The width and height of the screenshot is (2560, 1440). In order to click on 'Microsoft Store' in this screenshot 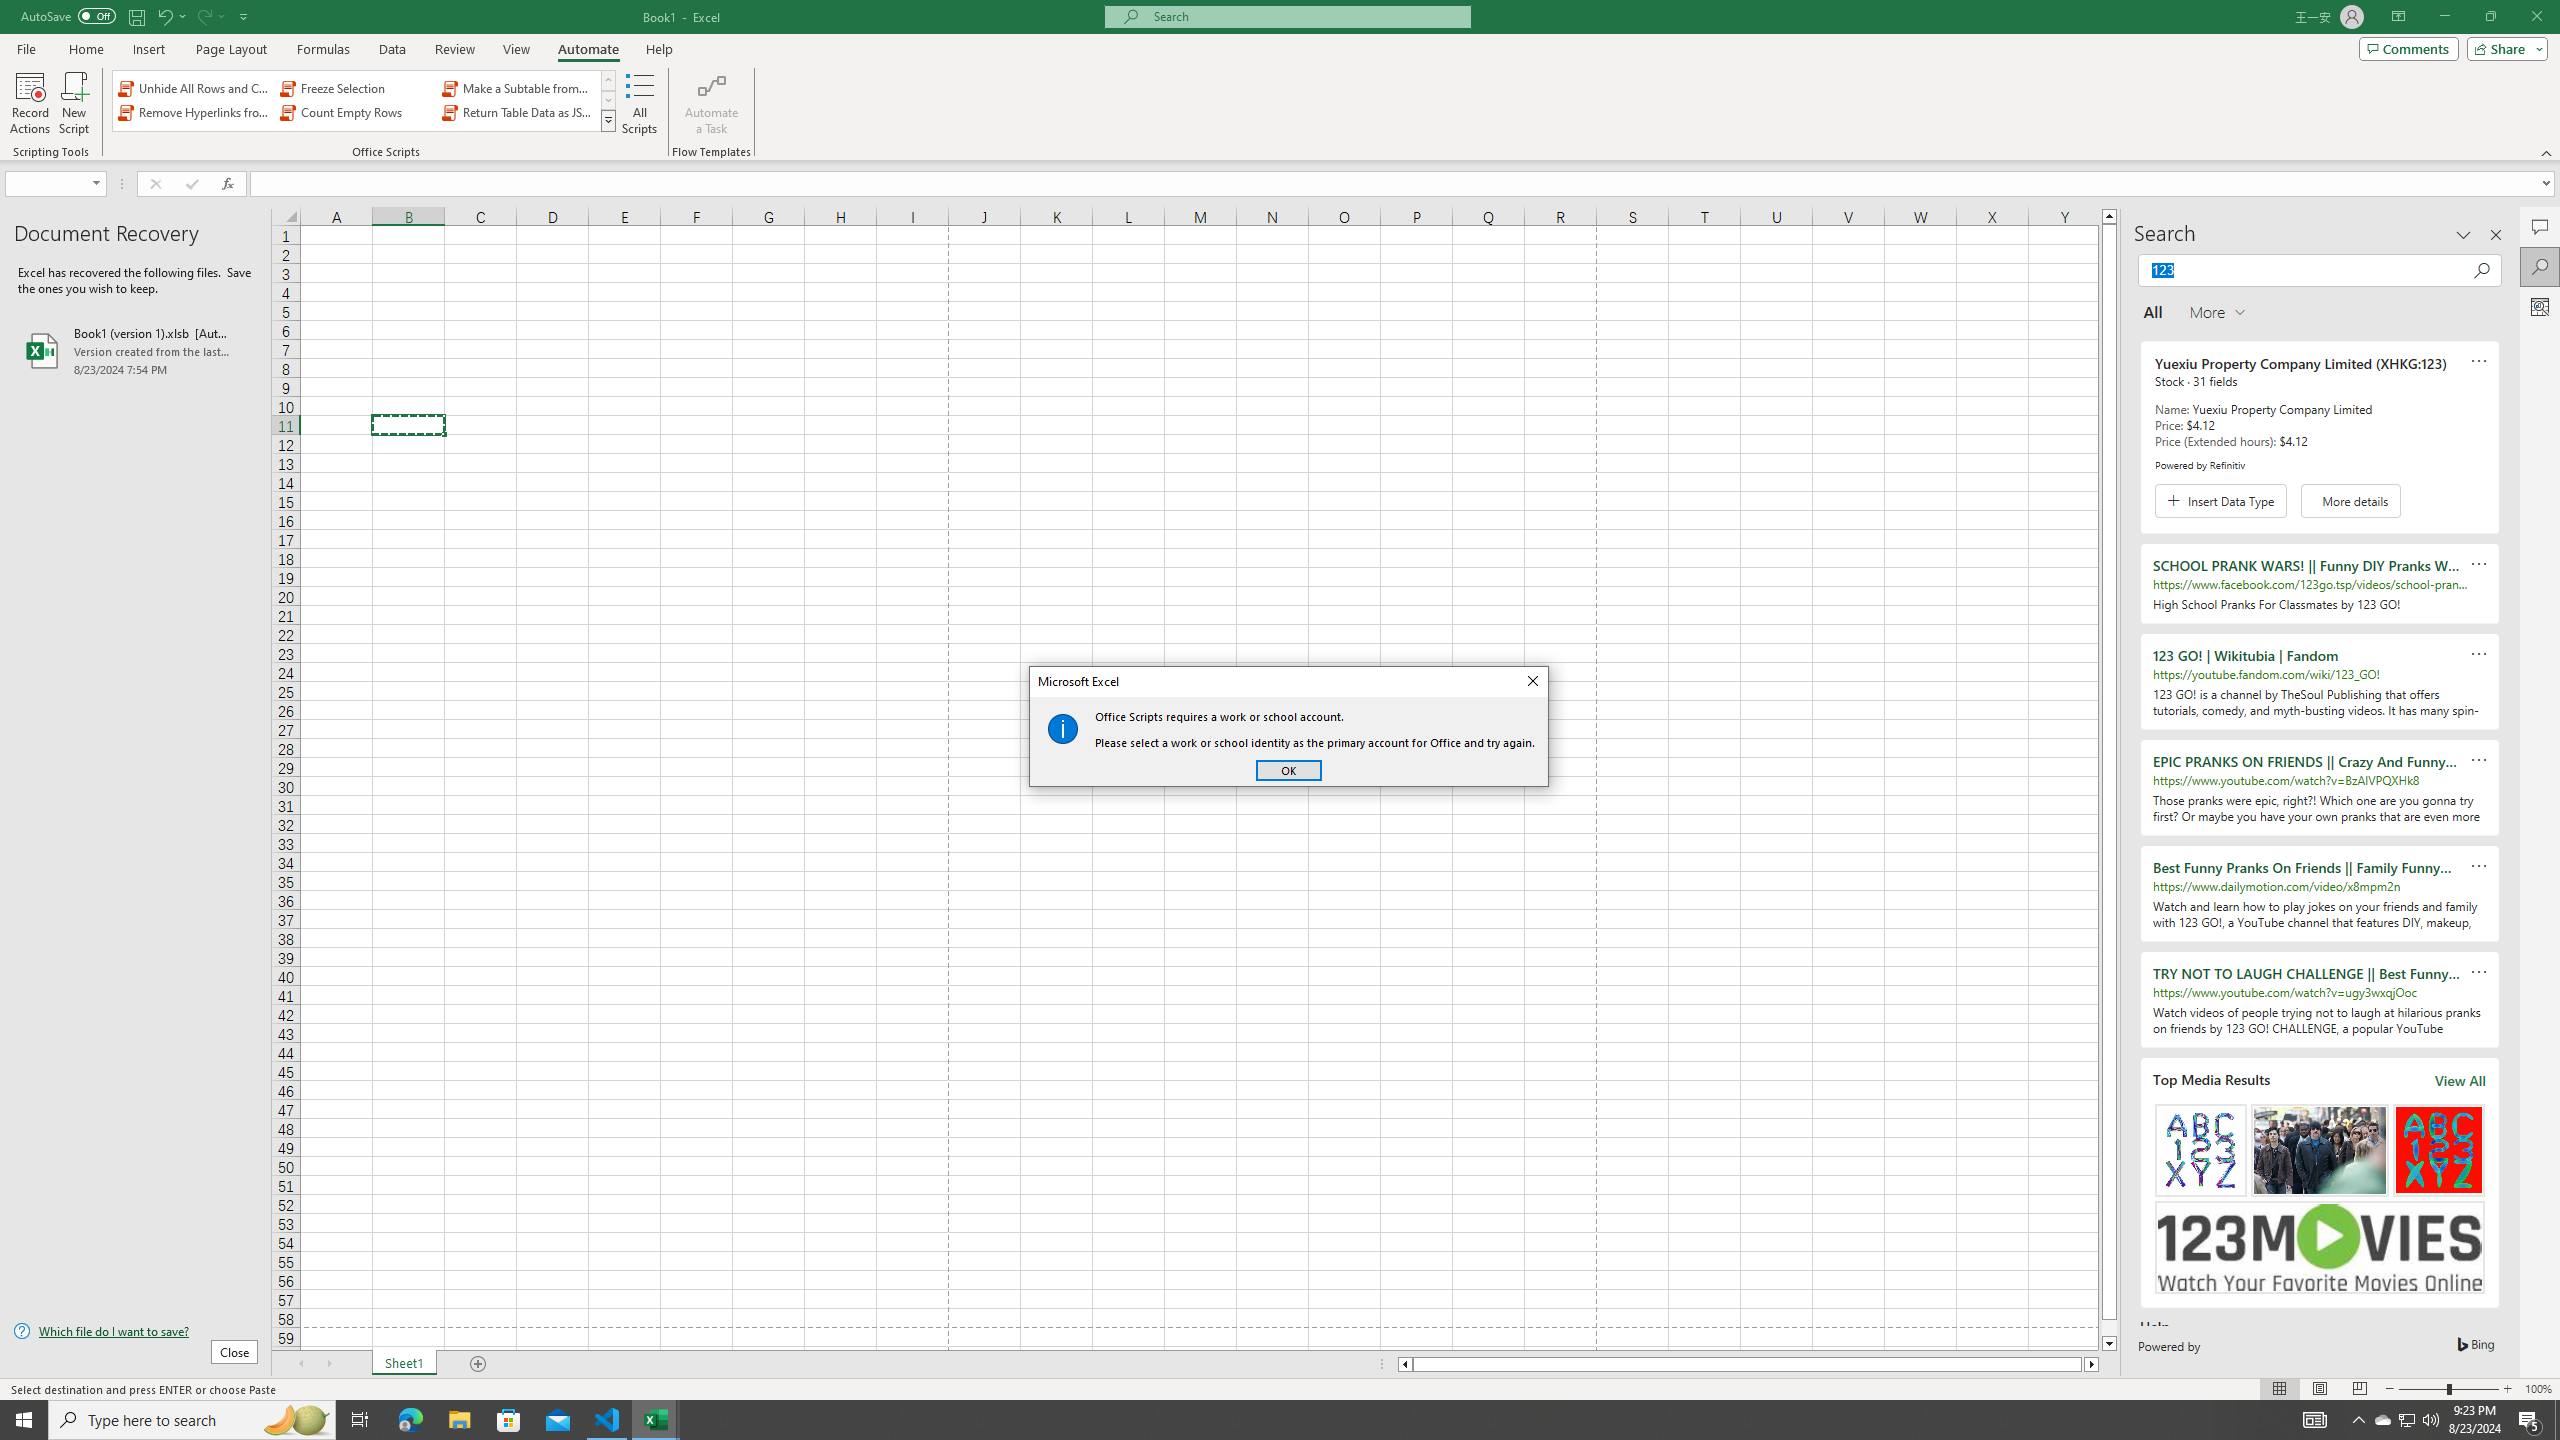, I will do `click(509, 1418)`.